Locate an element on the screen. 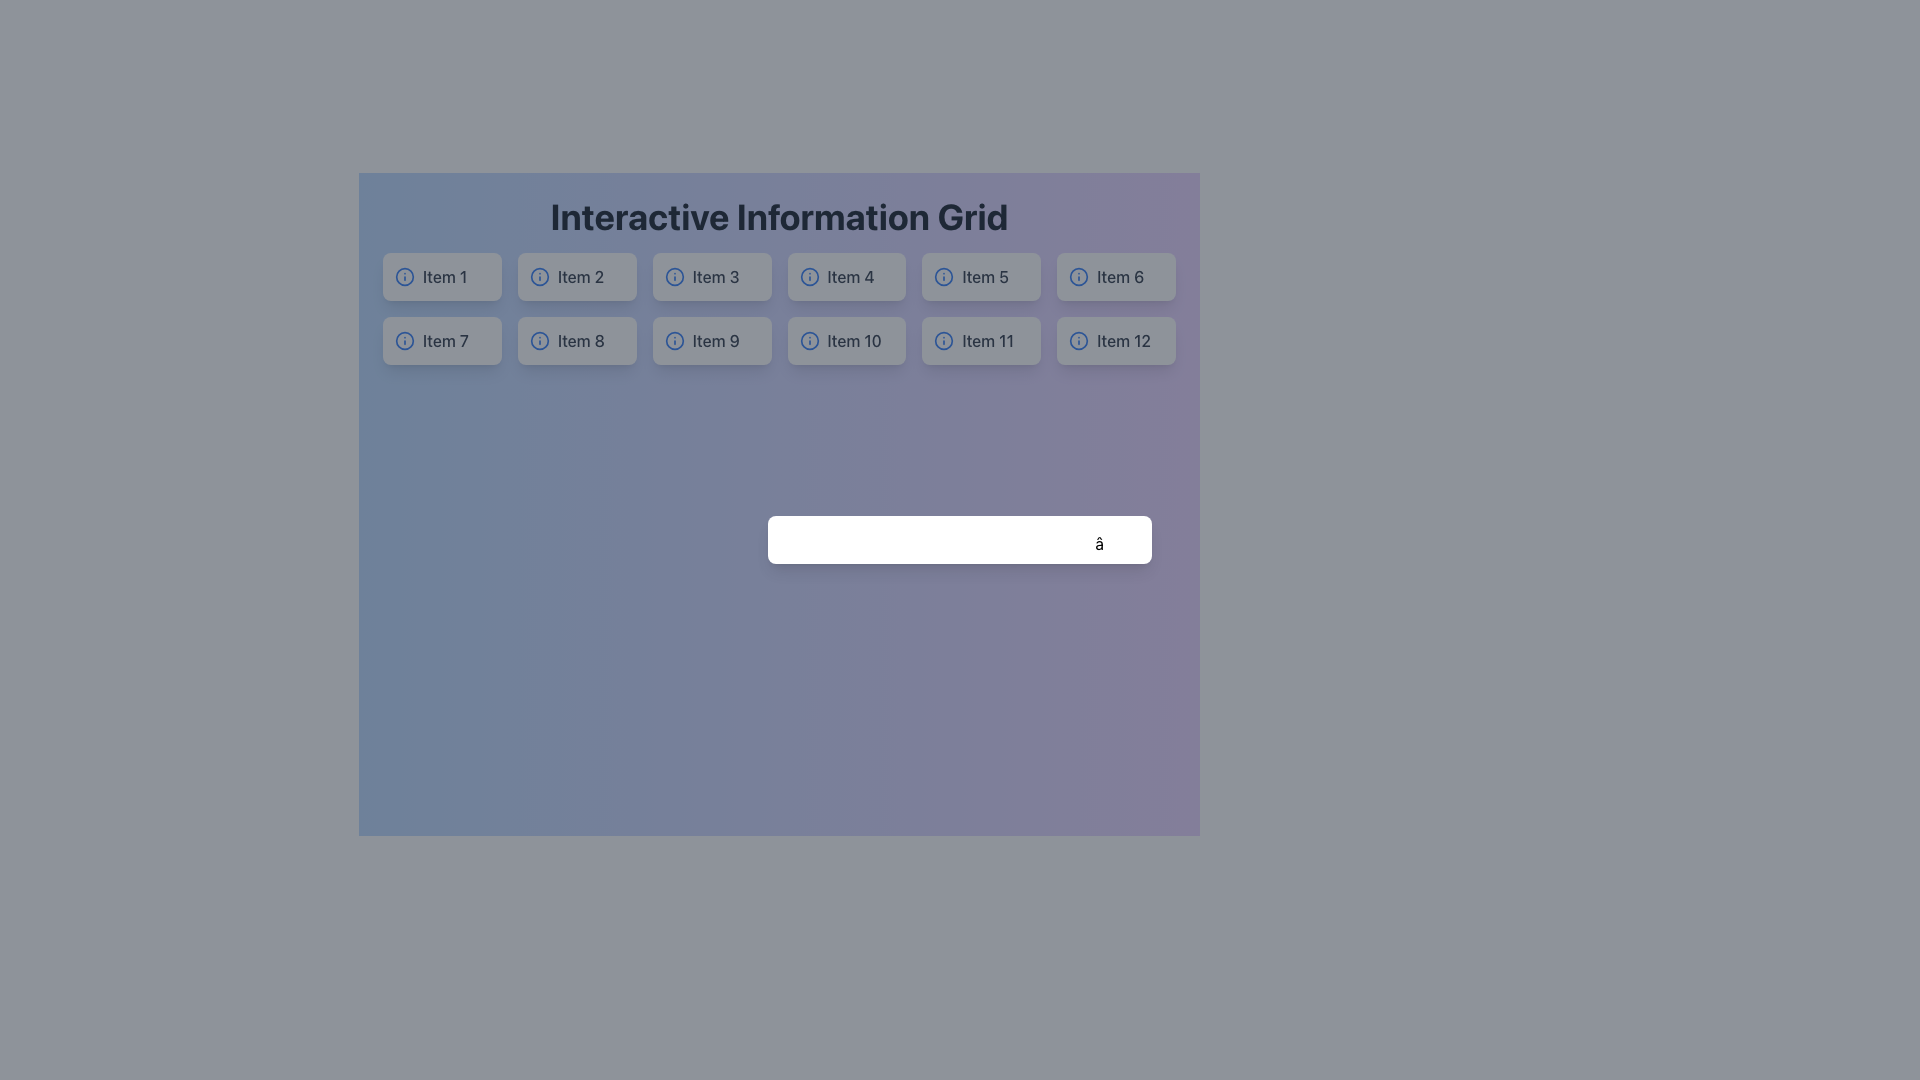 The image size is (1920, 1080). text from the label 'Item 12' located in the second row and last column of the interactive grid layout, positioned to the right of the blue circular icon is located at coordinates (1124, 339).